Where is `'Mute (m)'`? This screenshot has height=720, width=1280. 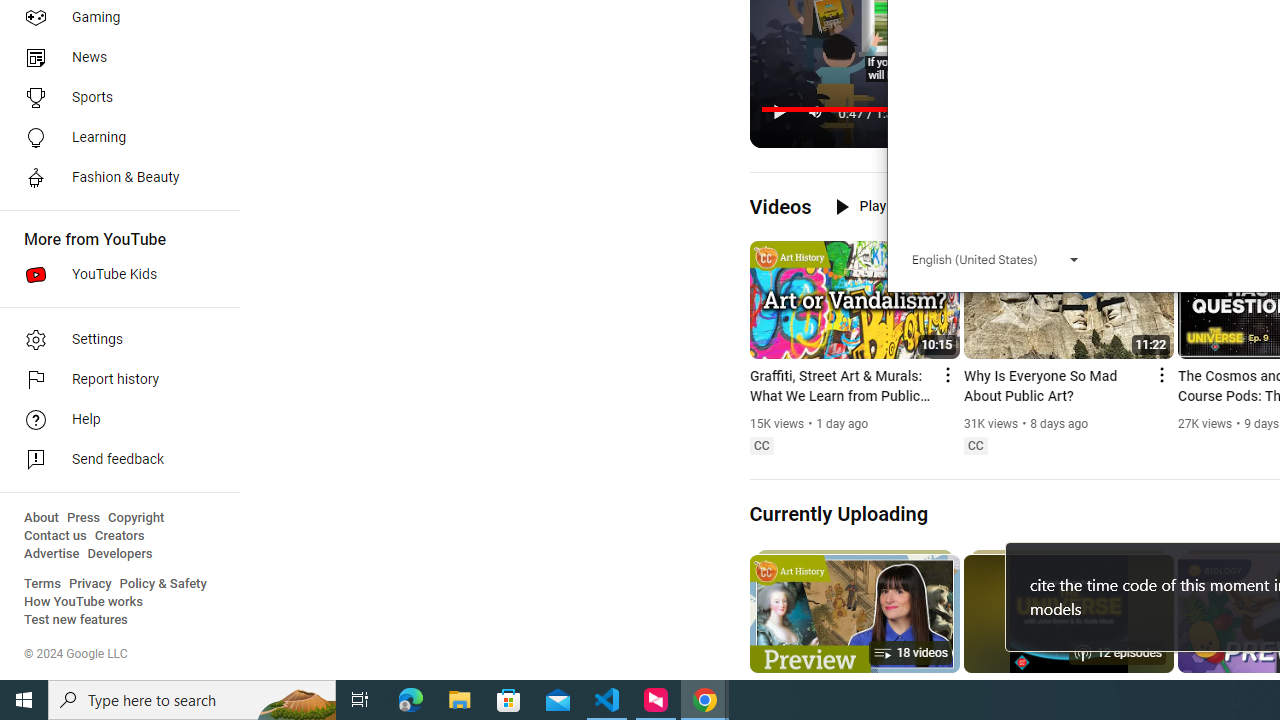
'Mute (m)' is located at coordinates (816, 112).